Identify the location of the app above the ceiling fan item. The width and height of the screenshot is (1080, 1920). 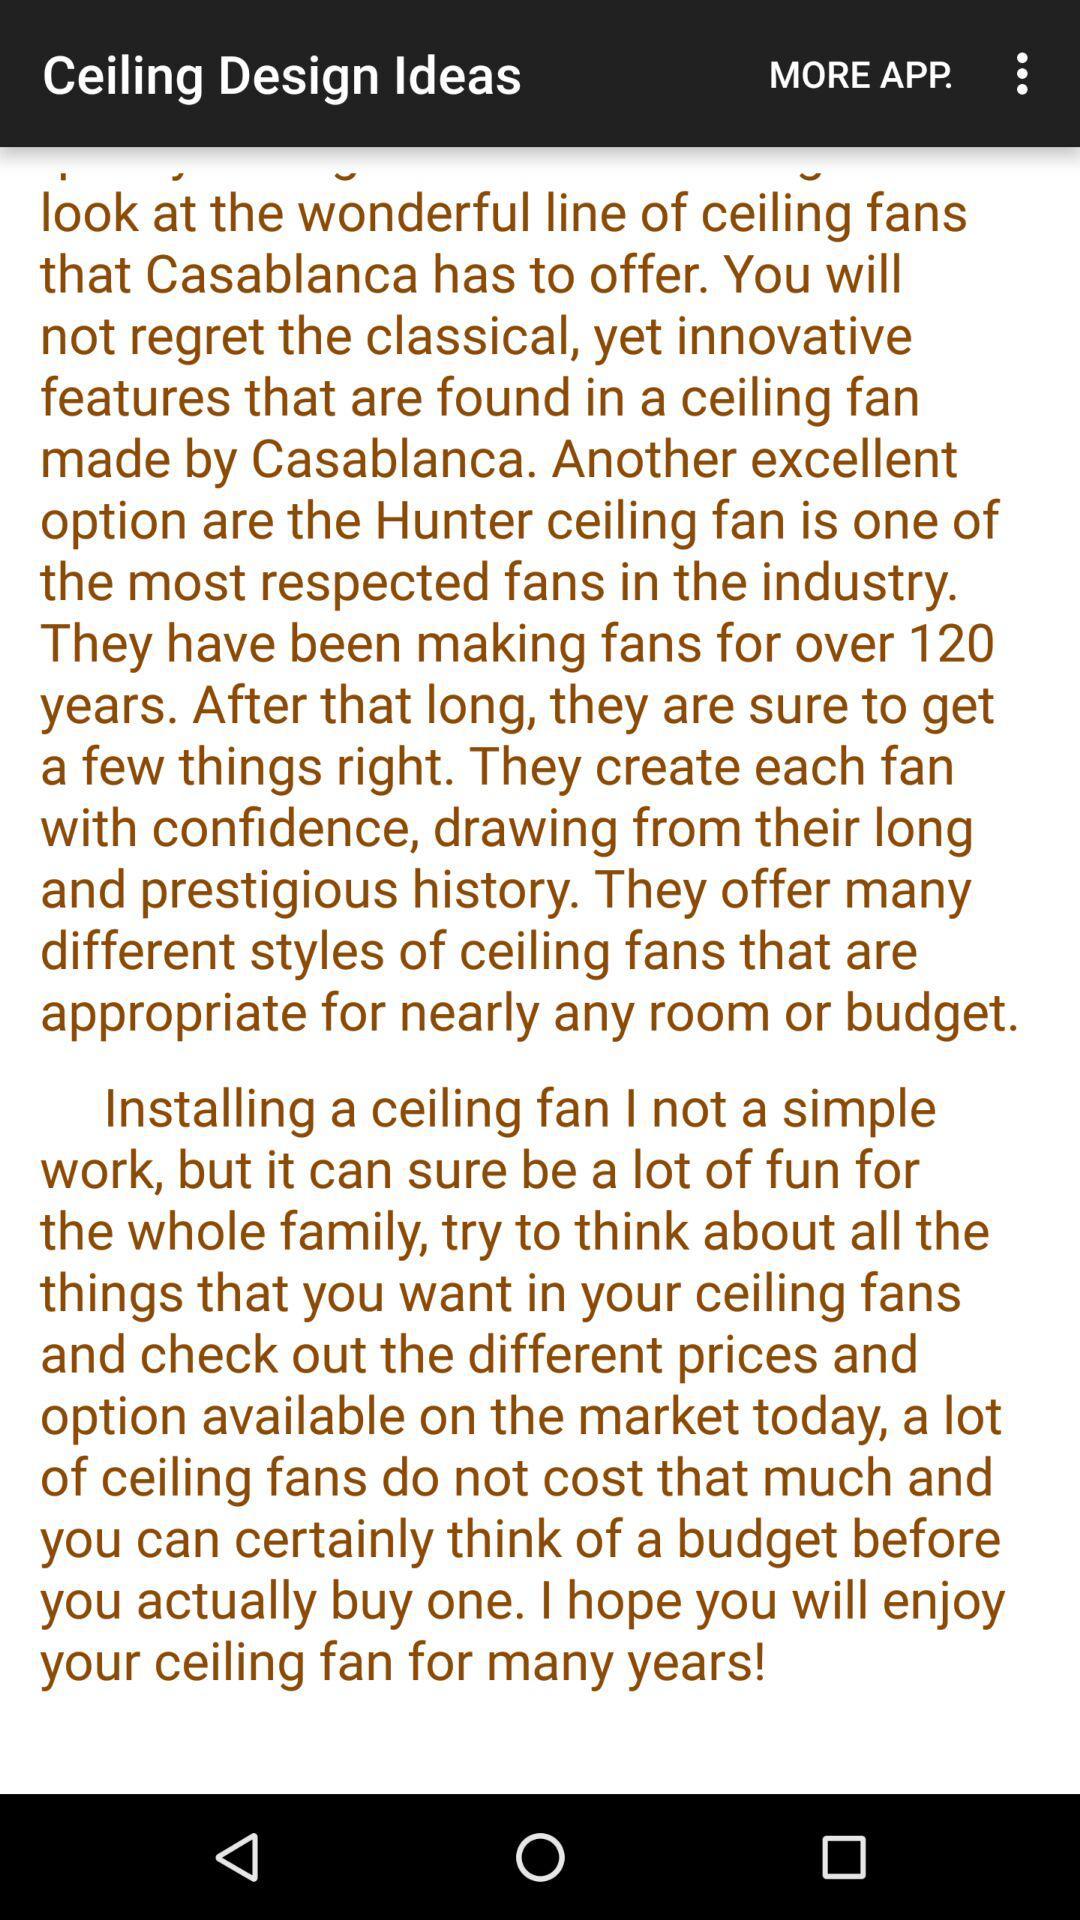
(860, 73).